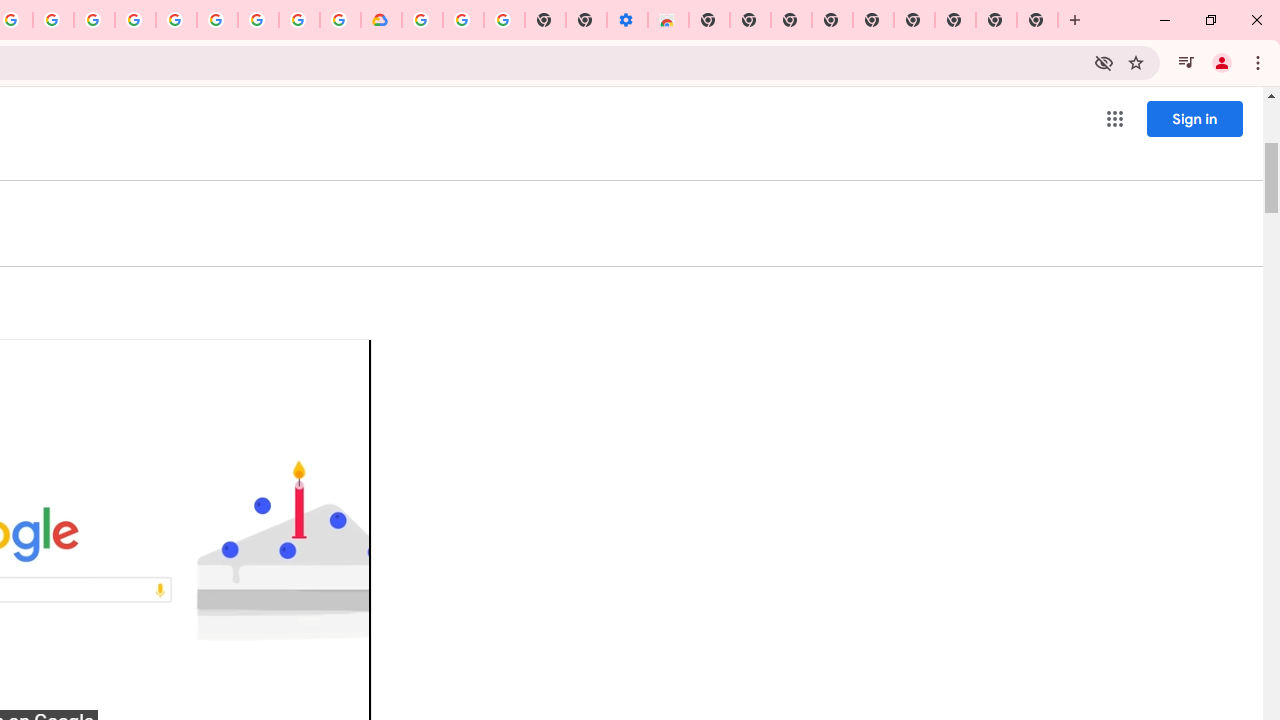  What do you see at coordinates (626, 20) in the screenshot?
I see `'Settings - Accessibility'` at bounding box center [626, 20].